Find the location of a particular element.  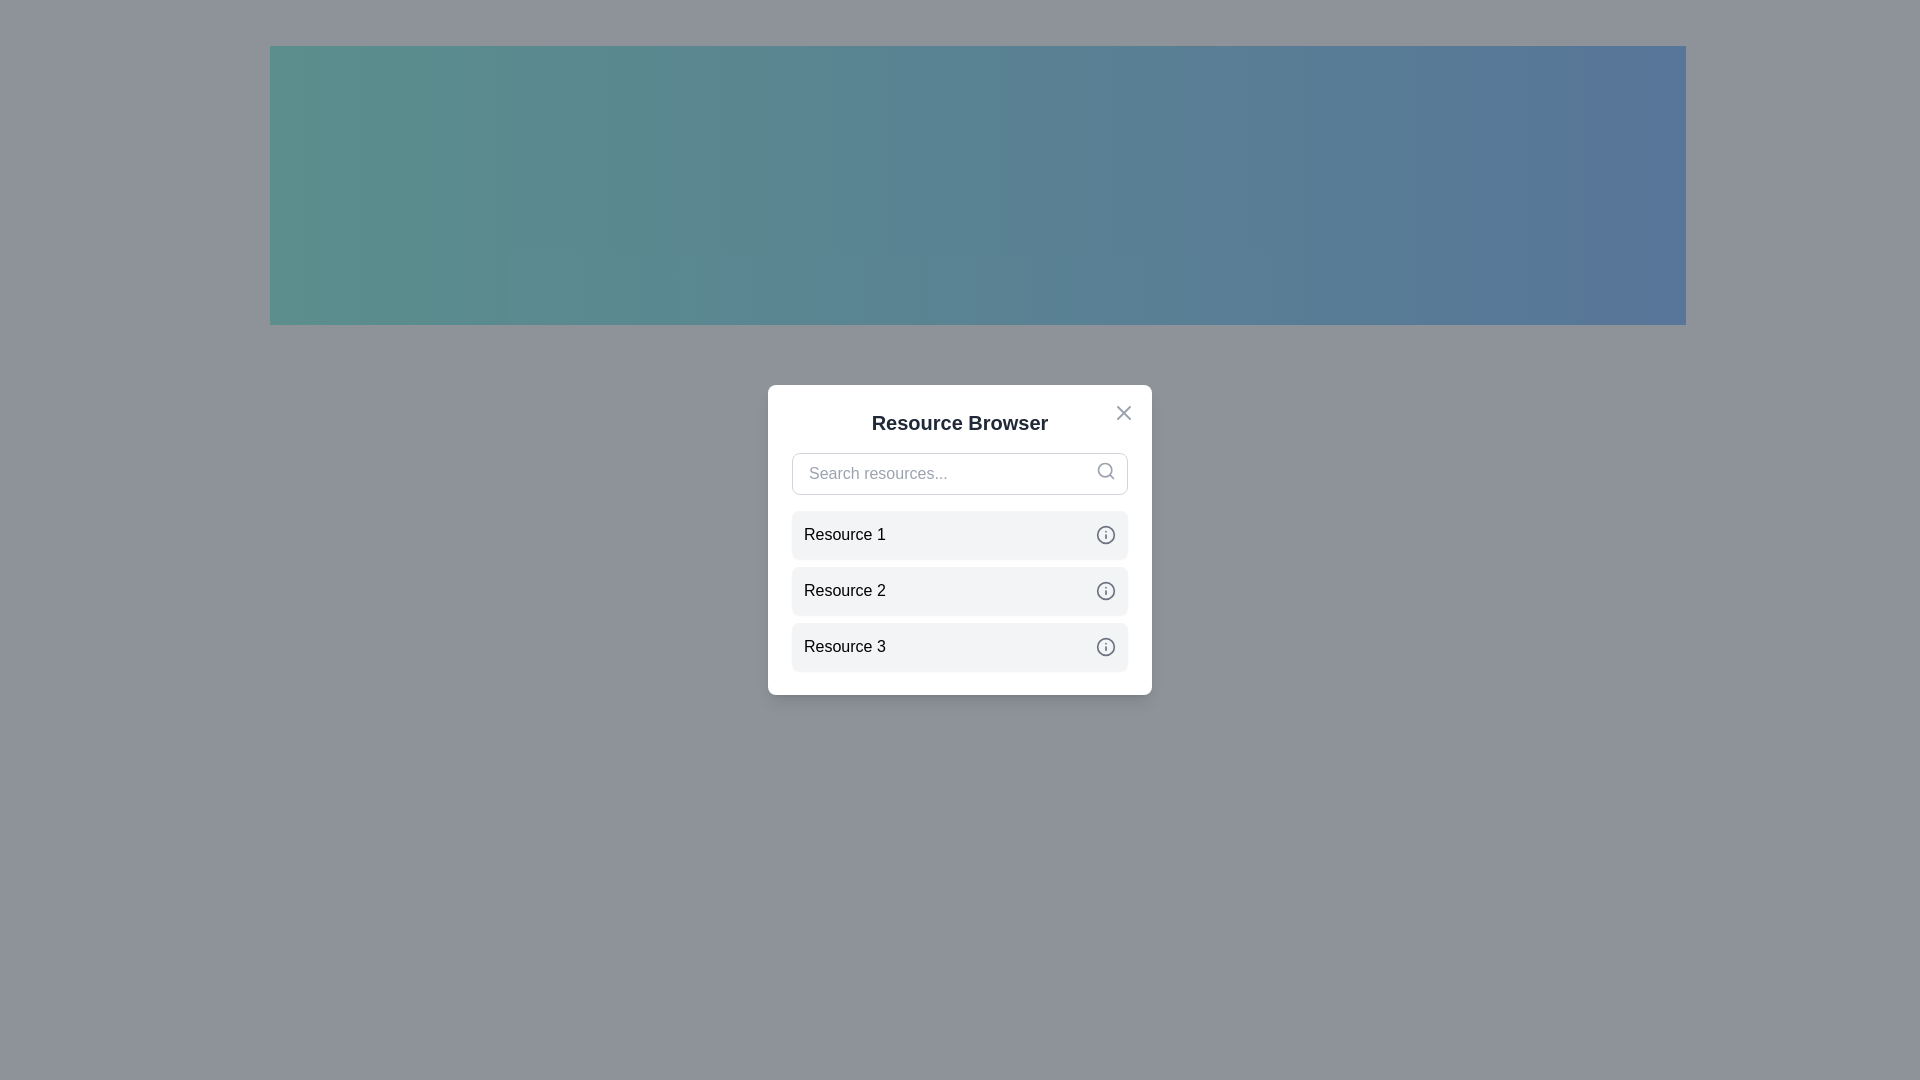

the Informational icon located to the right of 'Resource 2' in the 'Resource Browser' modal is located at coordinates (1104, 589).